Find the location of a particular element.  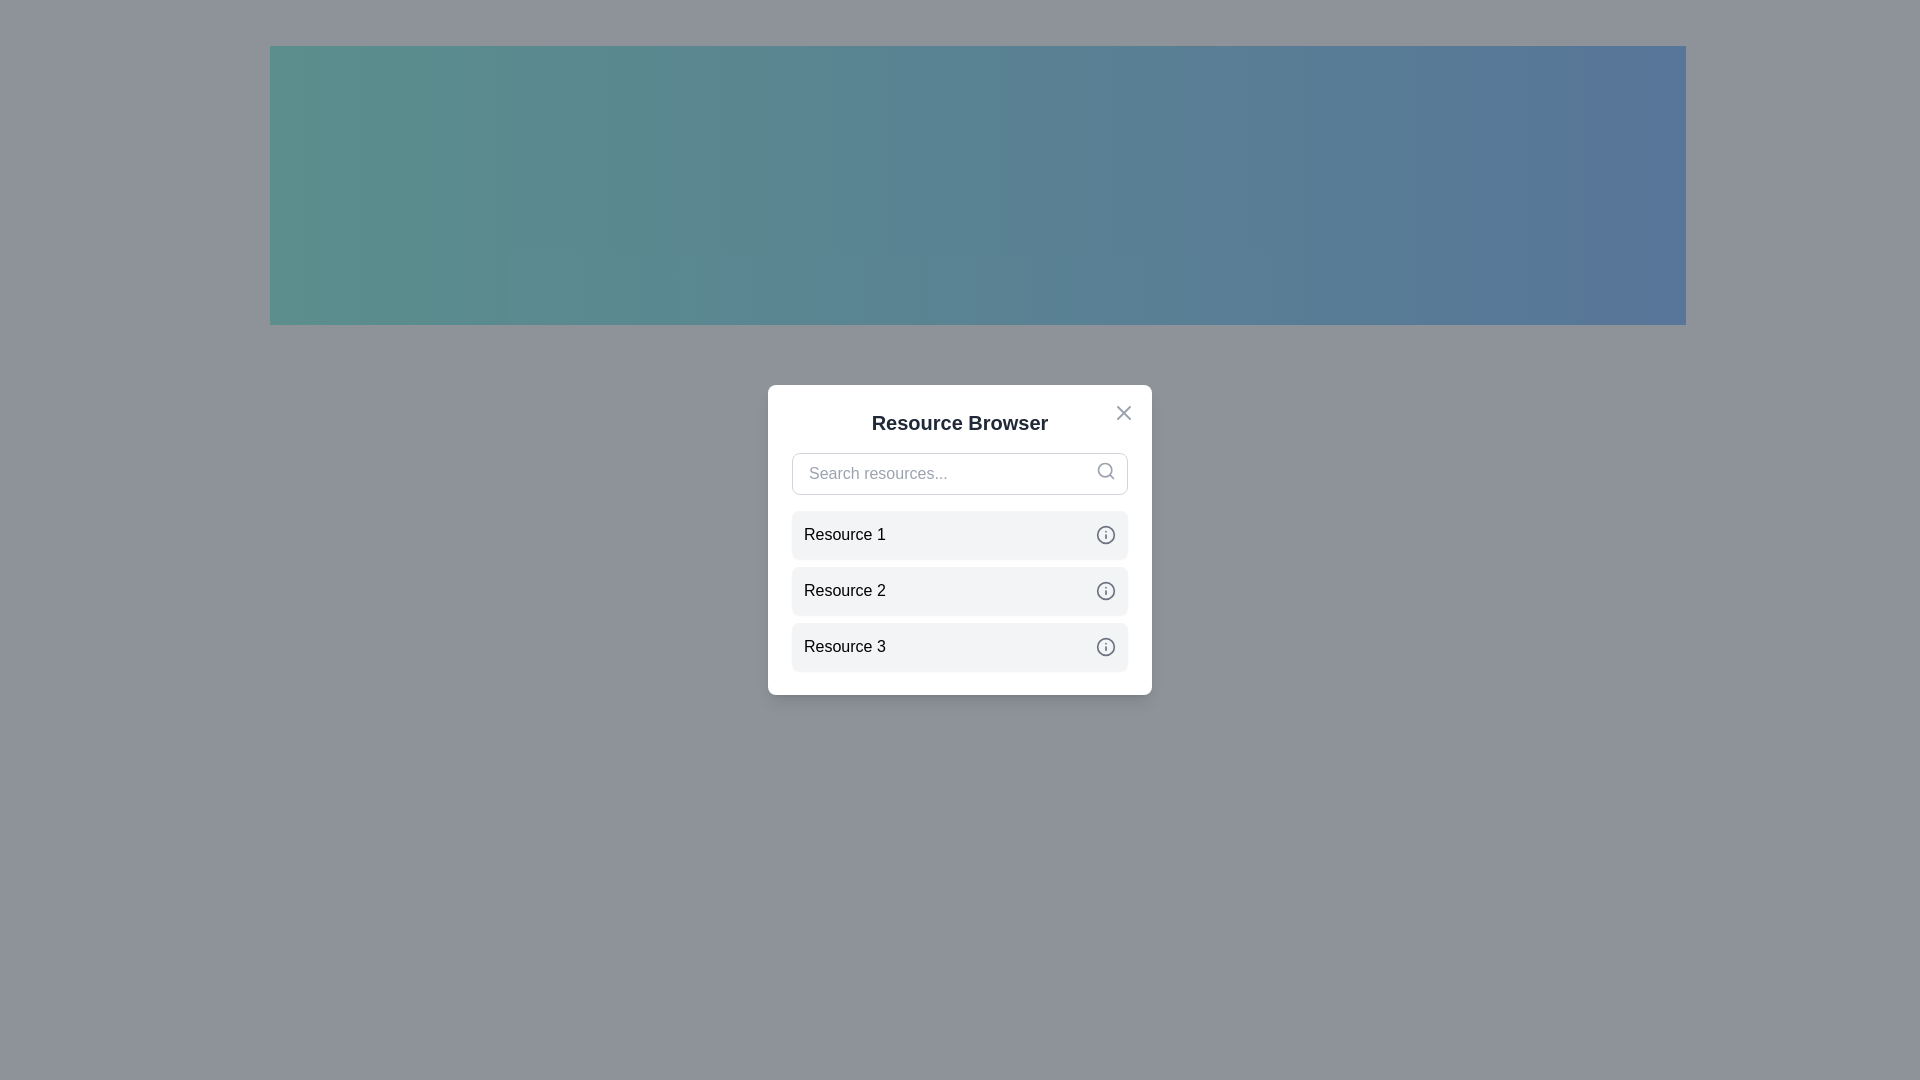

the Informational icon located to the right of 'Resource 2' in the 'Resource Browser' modal is located at coordinates (1104, 589).